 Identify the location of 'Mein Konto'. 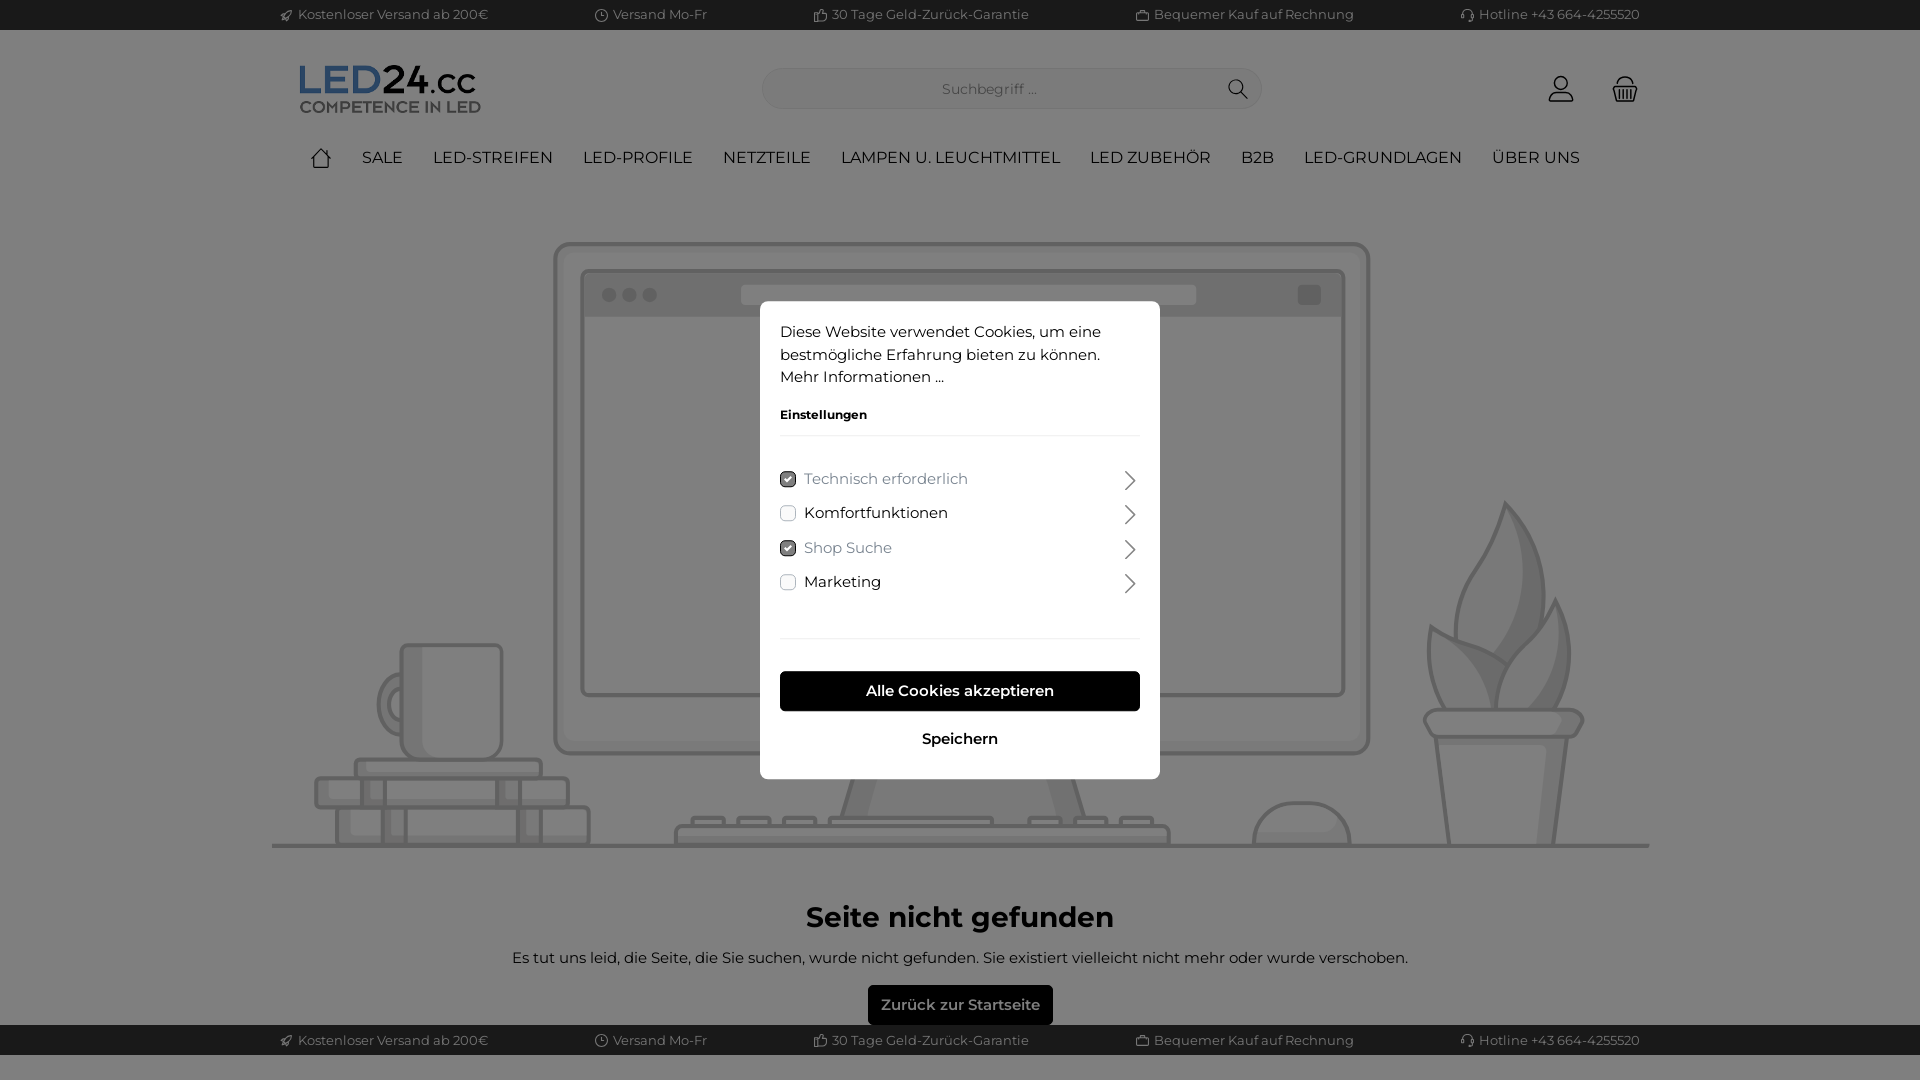
(1533, 87).